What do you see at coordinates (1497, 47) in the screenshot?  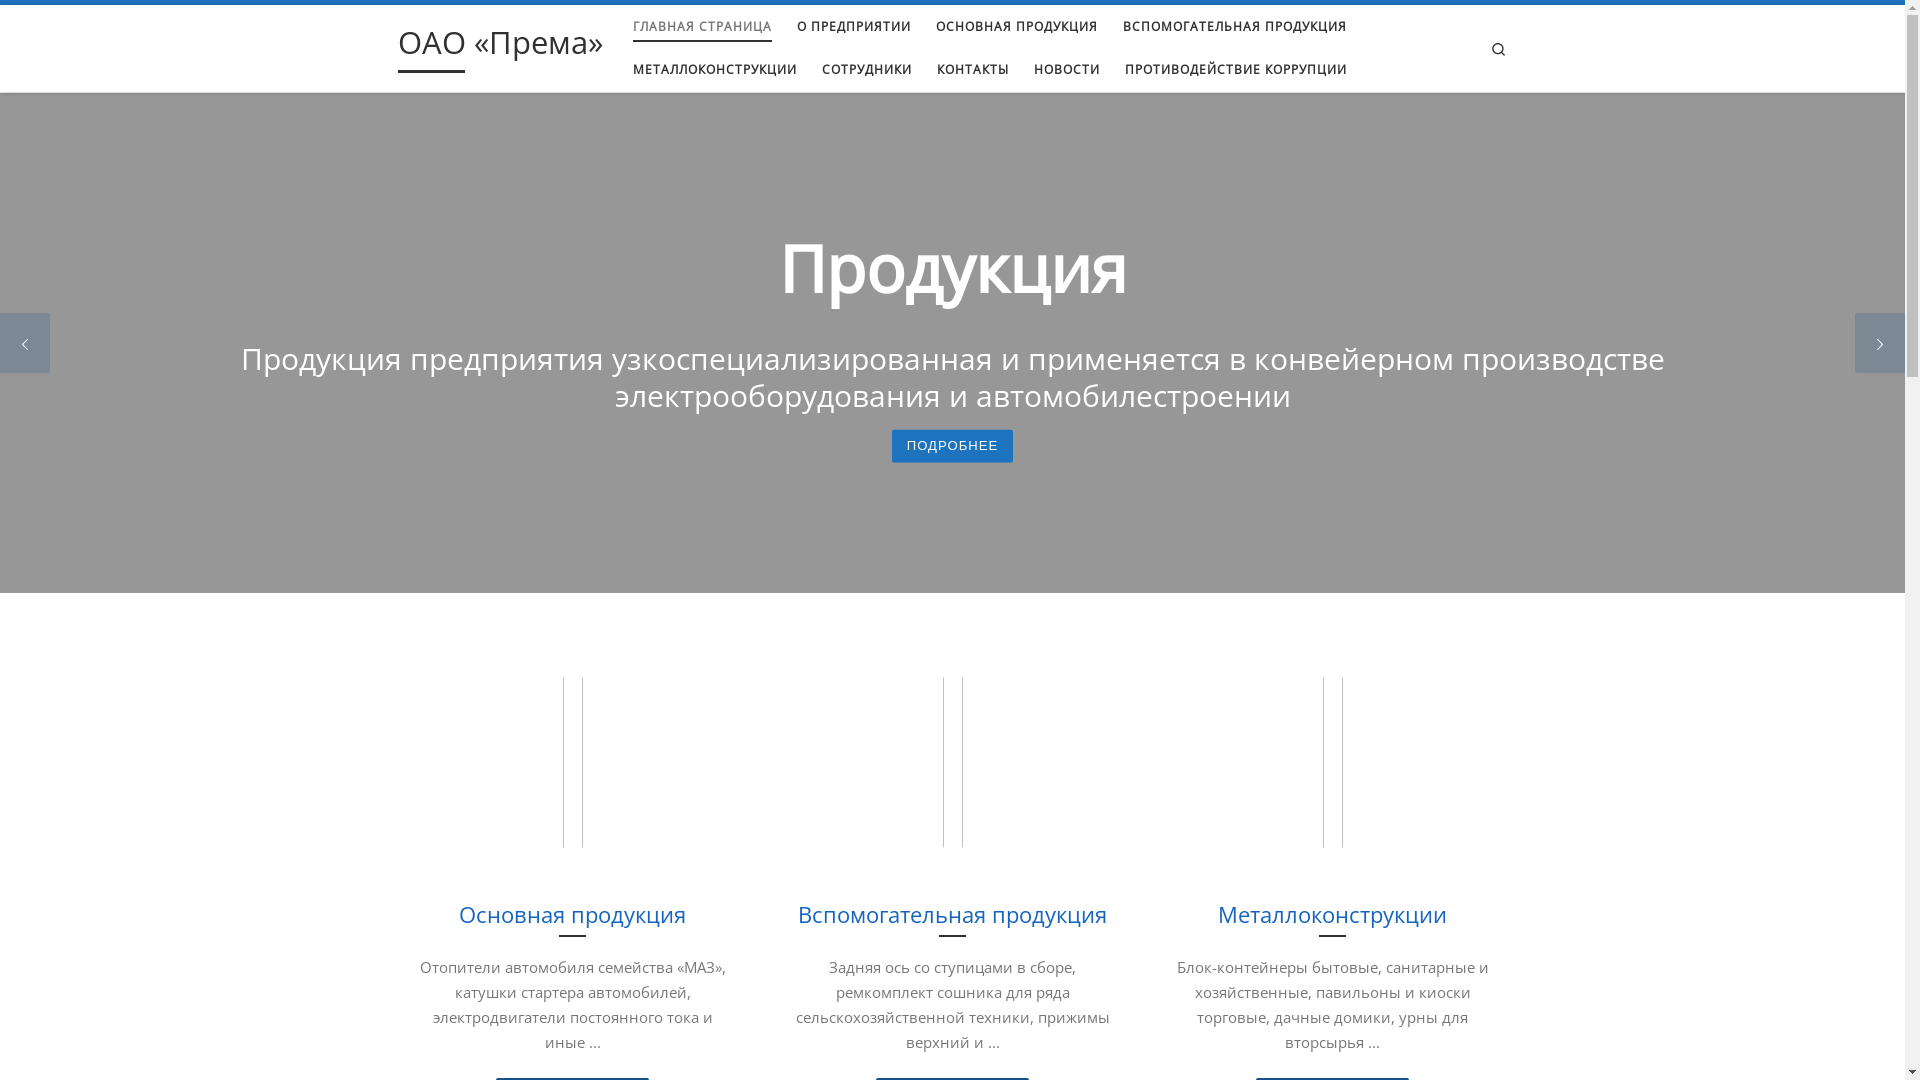 I see `'Search'` at bounding box center [1497, 47].